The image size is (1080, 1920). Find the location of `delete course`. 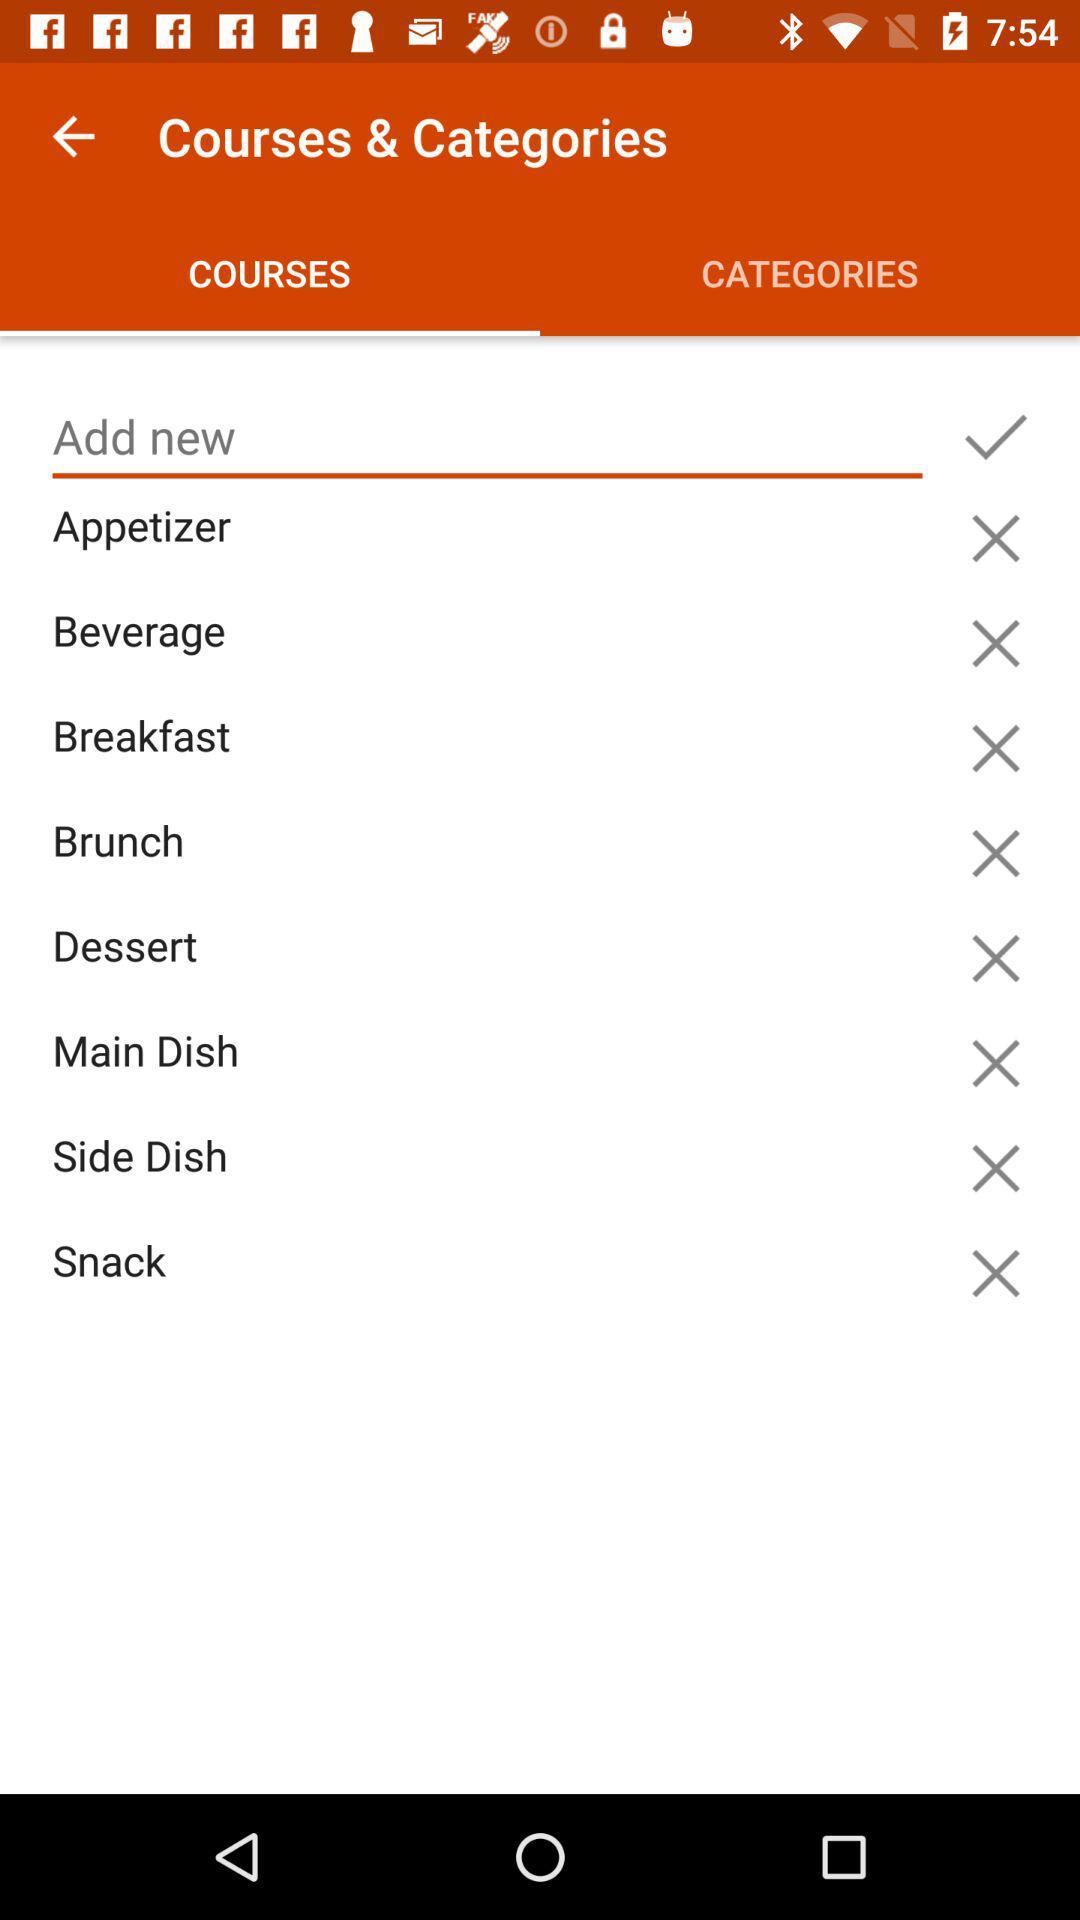

delete course is located at coordinates (995, 957).